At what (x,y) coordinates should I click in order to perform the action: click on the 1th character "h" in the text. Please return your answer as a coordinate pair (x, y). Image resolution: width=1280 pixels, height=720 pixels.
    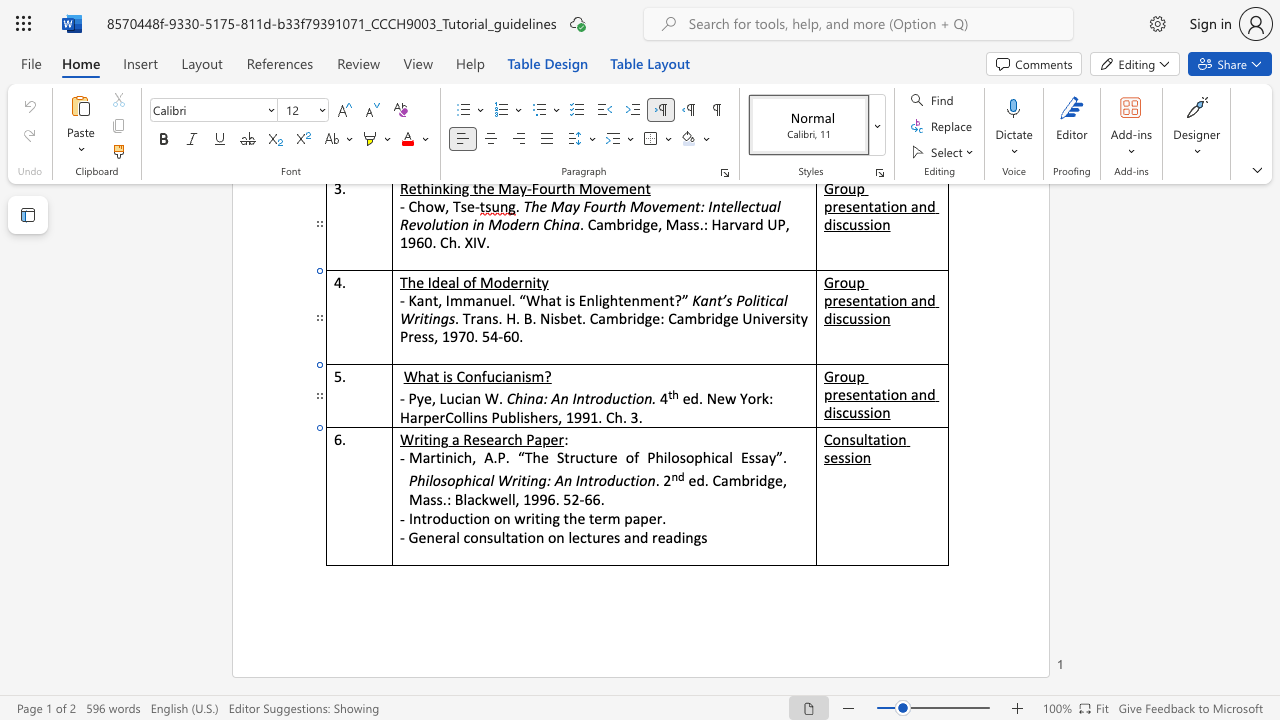
    Looking at the image, I should click on (518, 438).